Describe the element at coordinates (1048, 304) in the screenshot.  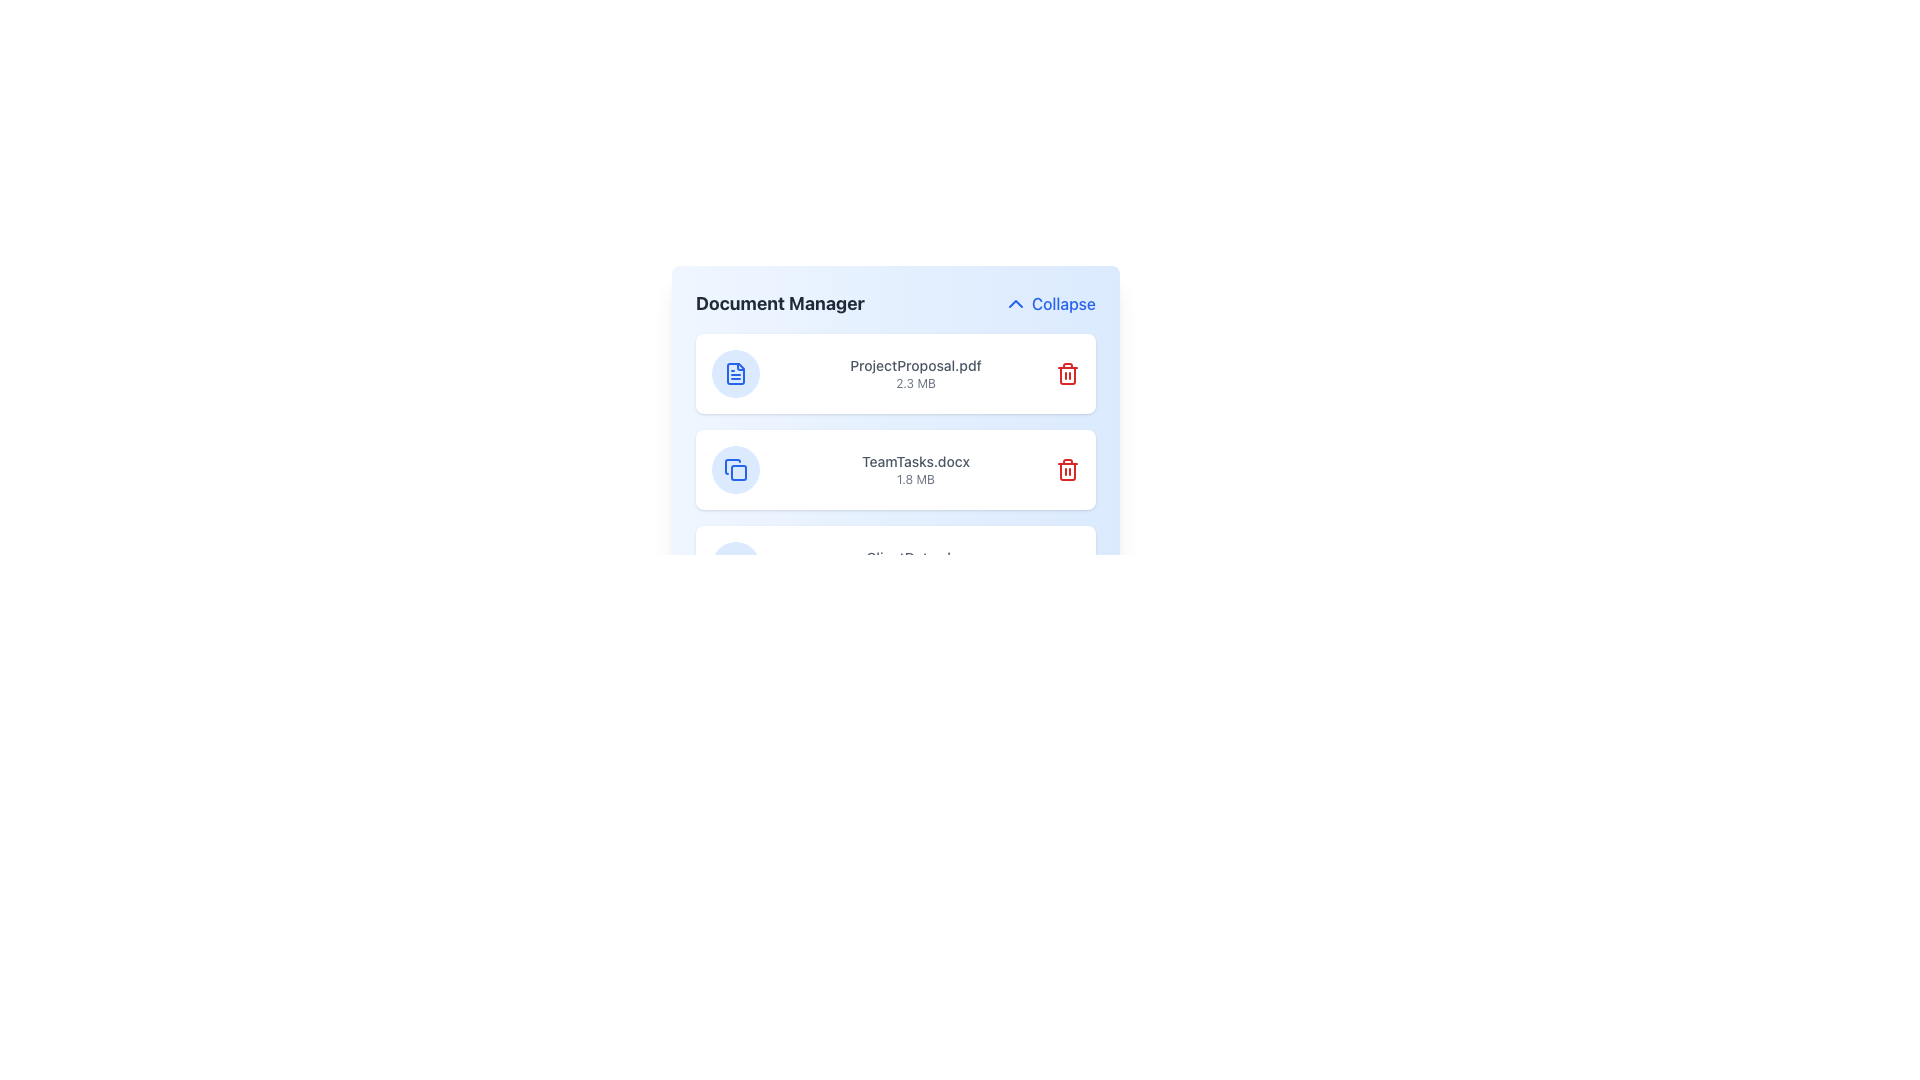
I see `the Button Link in the top-right corner of the 'Document Manager' section` at that location.